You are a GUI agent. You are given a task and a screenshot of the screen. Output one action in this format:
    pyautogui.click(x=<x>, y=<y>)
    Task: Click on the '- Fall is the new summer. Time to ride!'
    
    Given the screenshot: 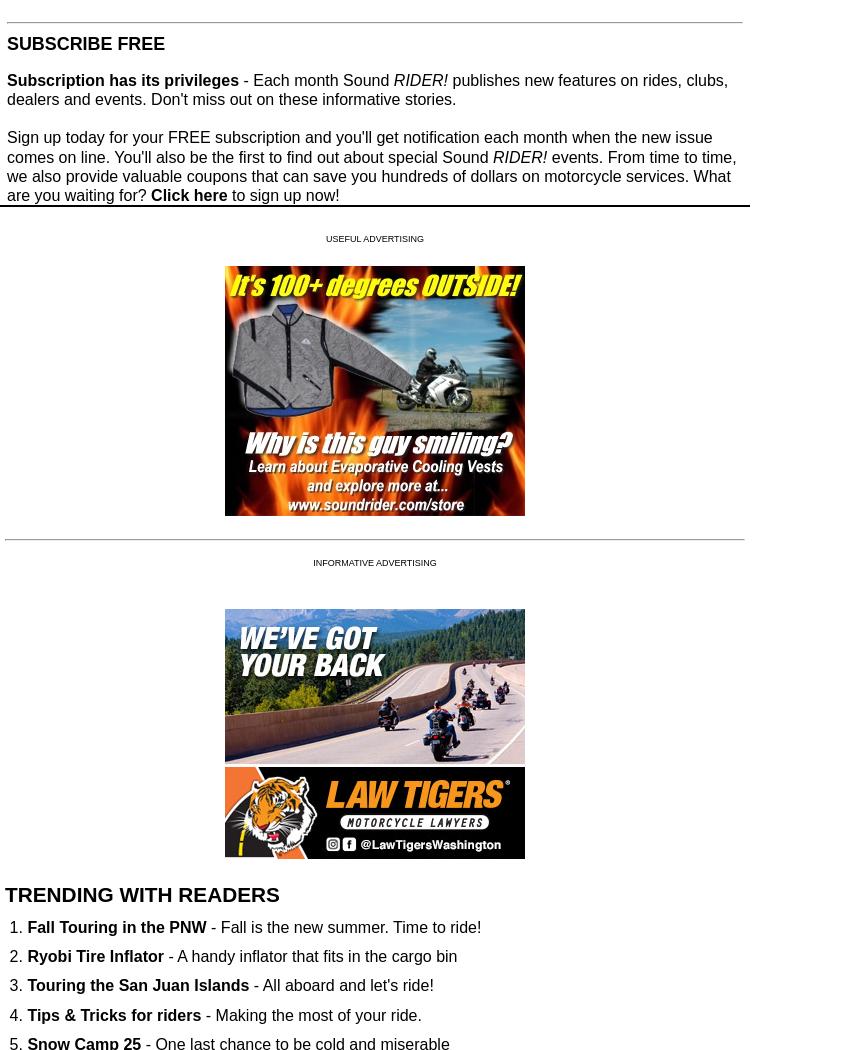 What is the action you would take?
    pyautogui.click(x=205, y=927)
    